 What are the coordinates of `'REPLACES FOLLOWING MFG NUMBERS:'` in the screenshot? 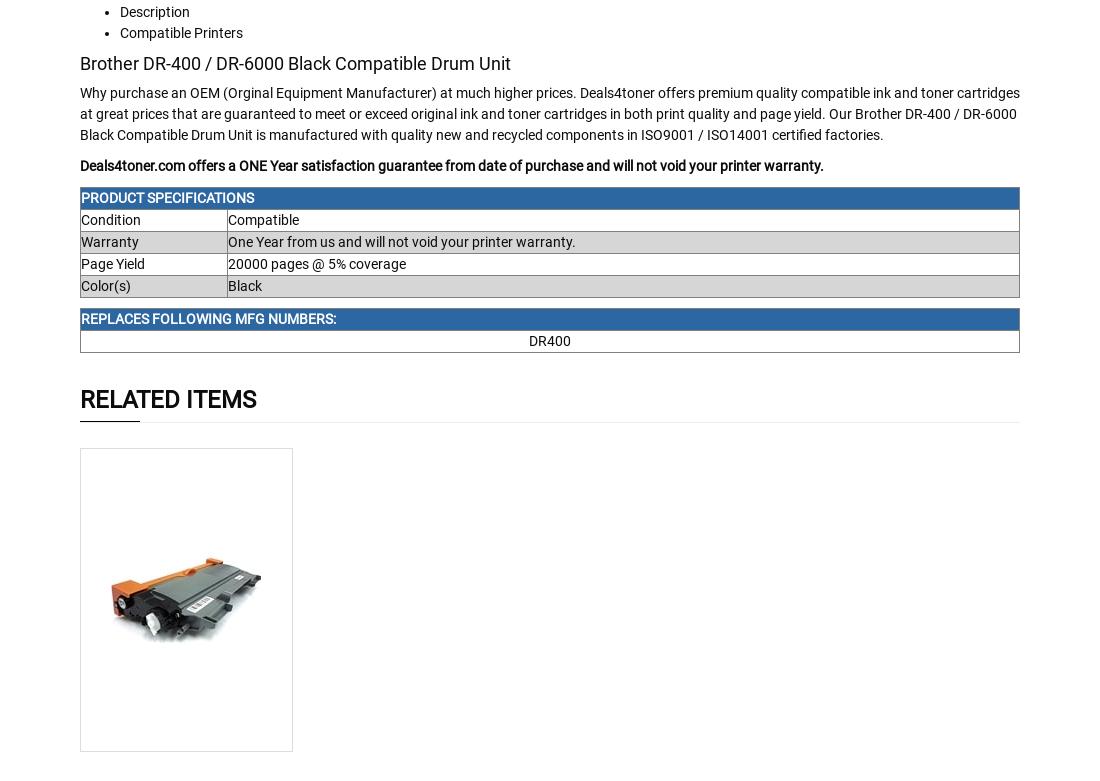 It's located at (208, 319).